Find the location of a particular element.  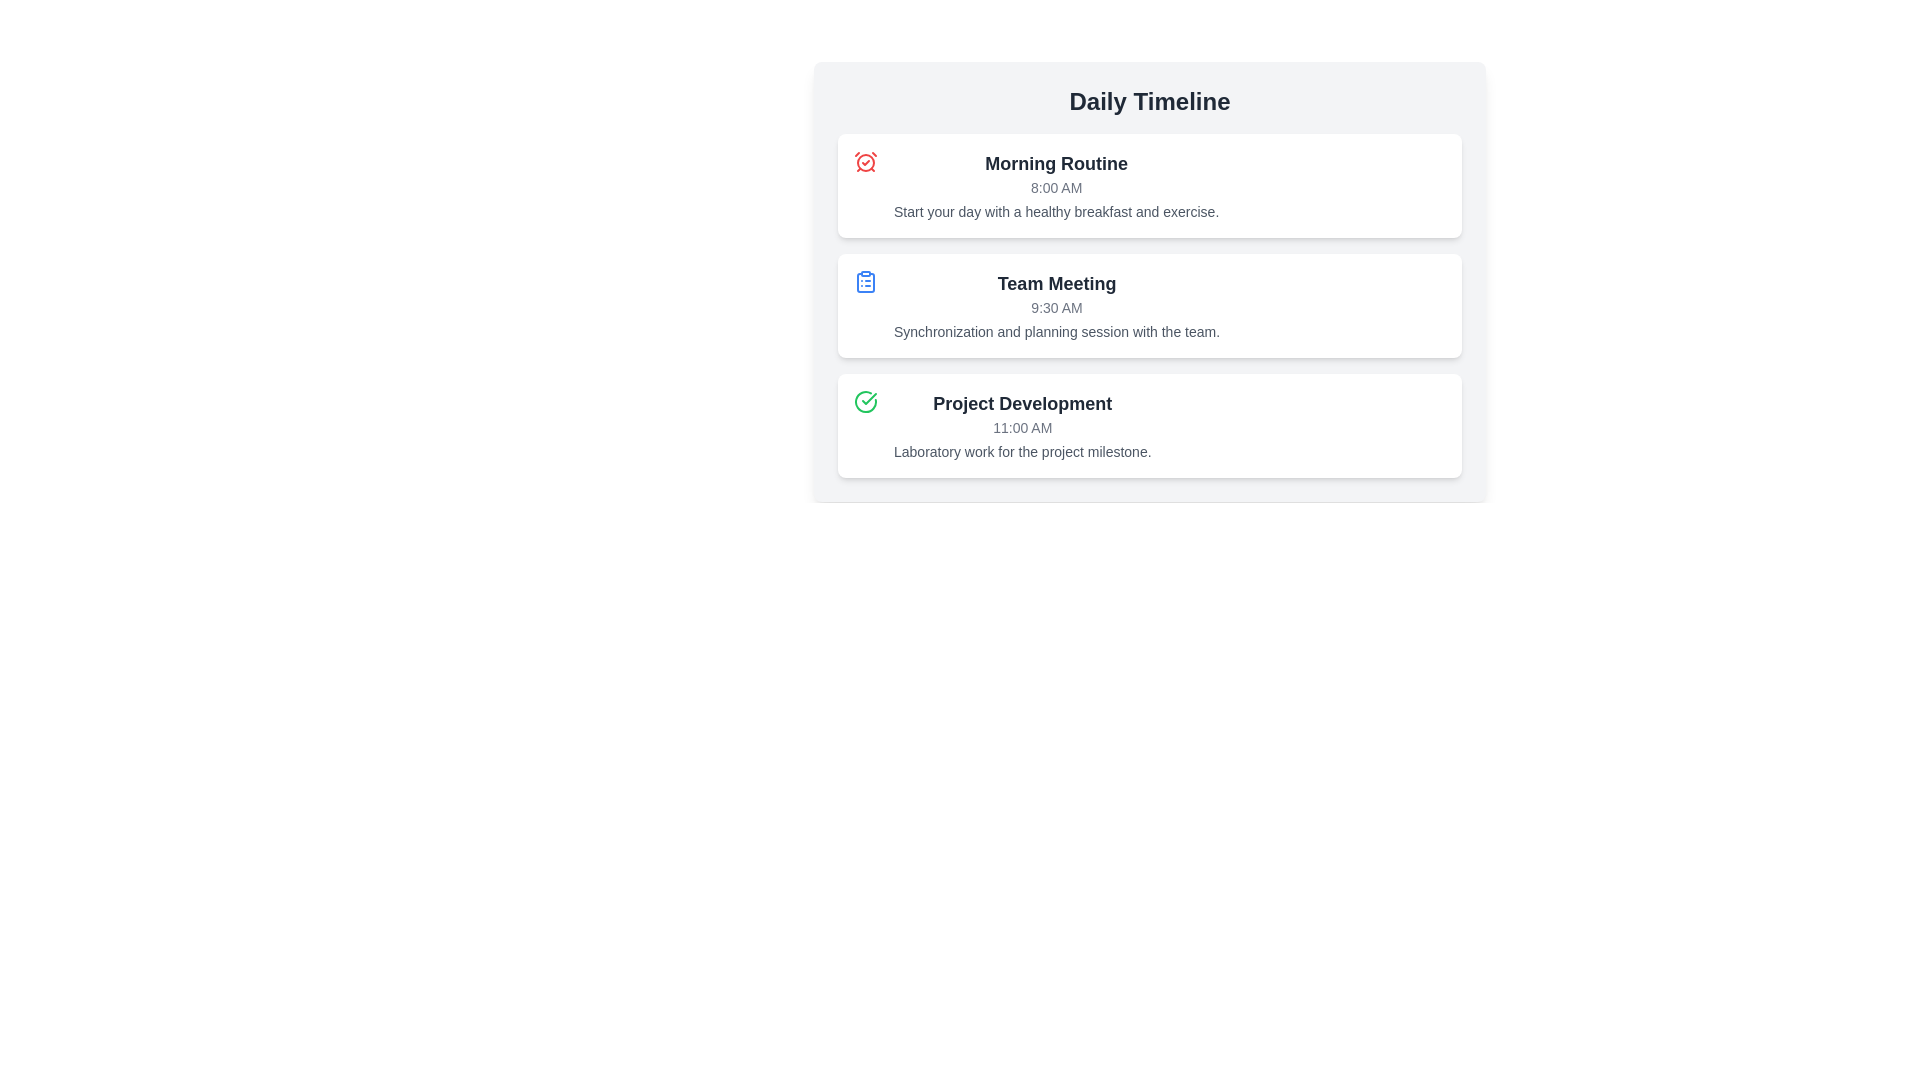

the text element that describes 'Synchronization and planning session with the team.' located under the '9:30 AM' time indicator in the 'Team Meeting' block is located at coordinates (1055, 330).